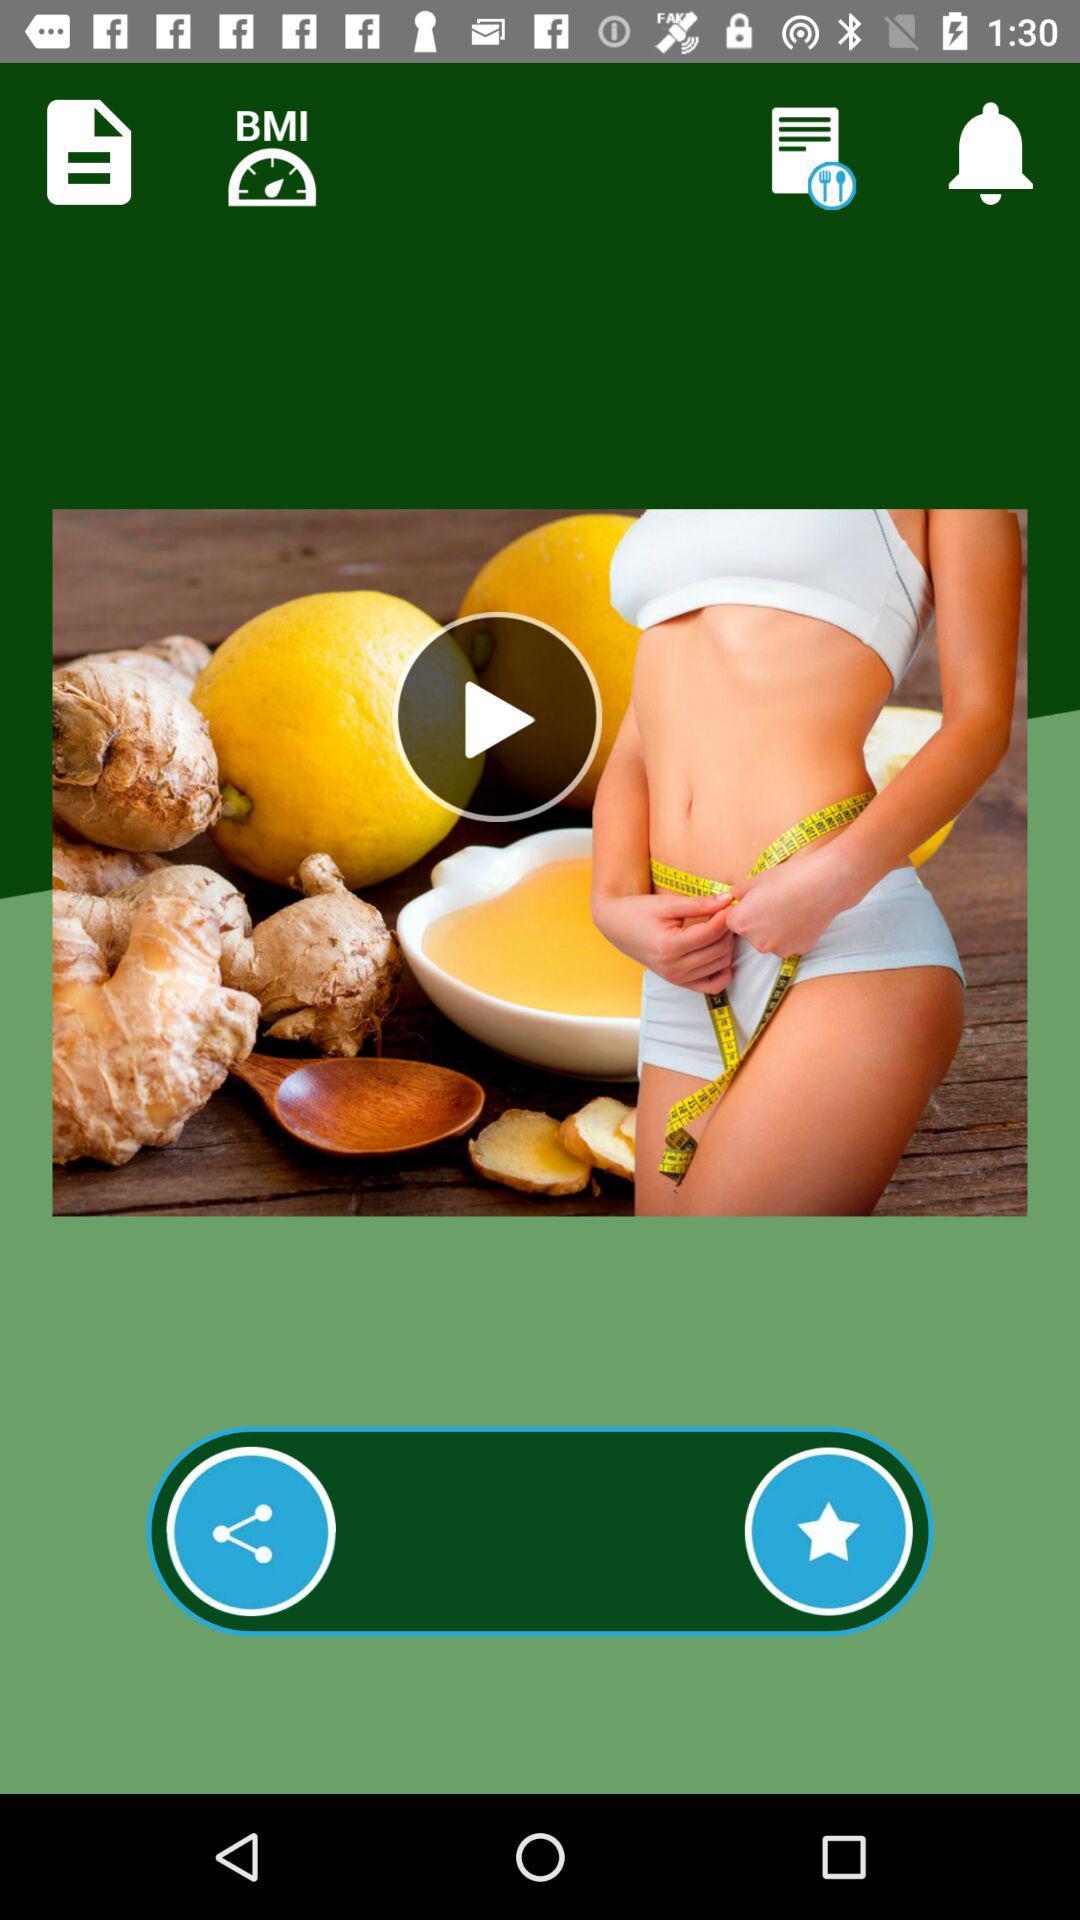 The width and height of the screenshot is (1080, 1920). I want to click on the share icon, so click(250, 1530).